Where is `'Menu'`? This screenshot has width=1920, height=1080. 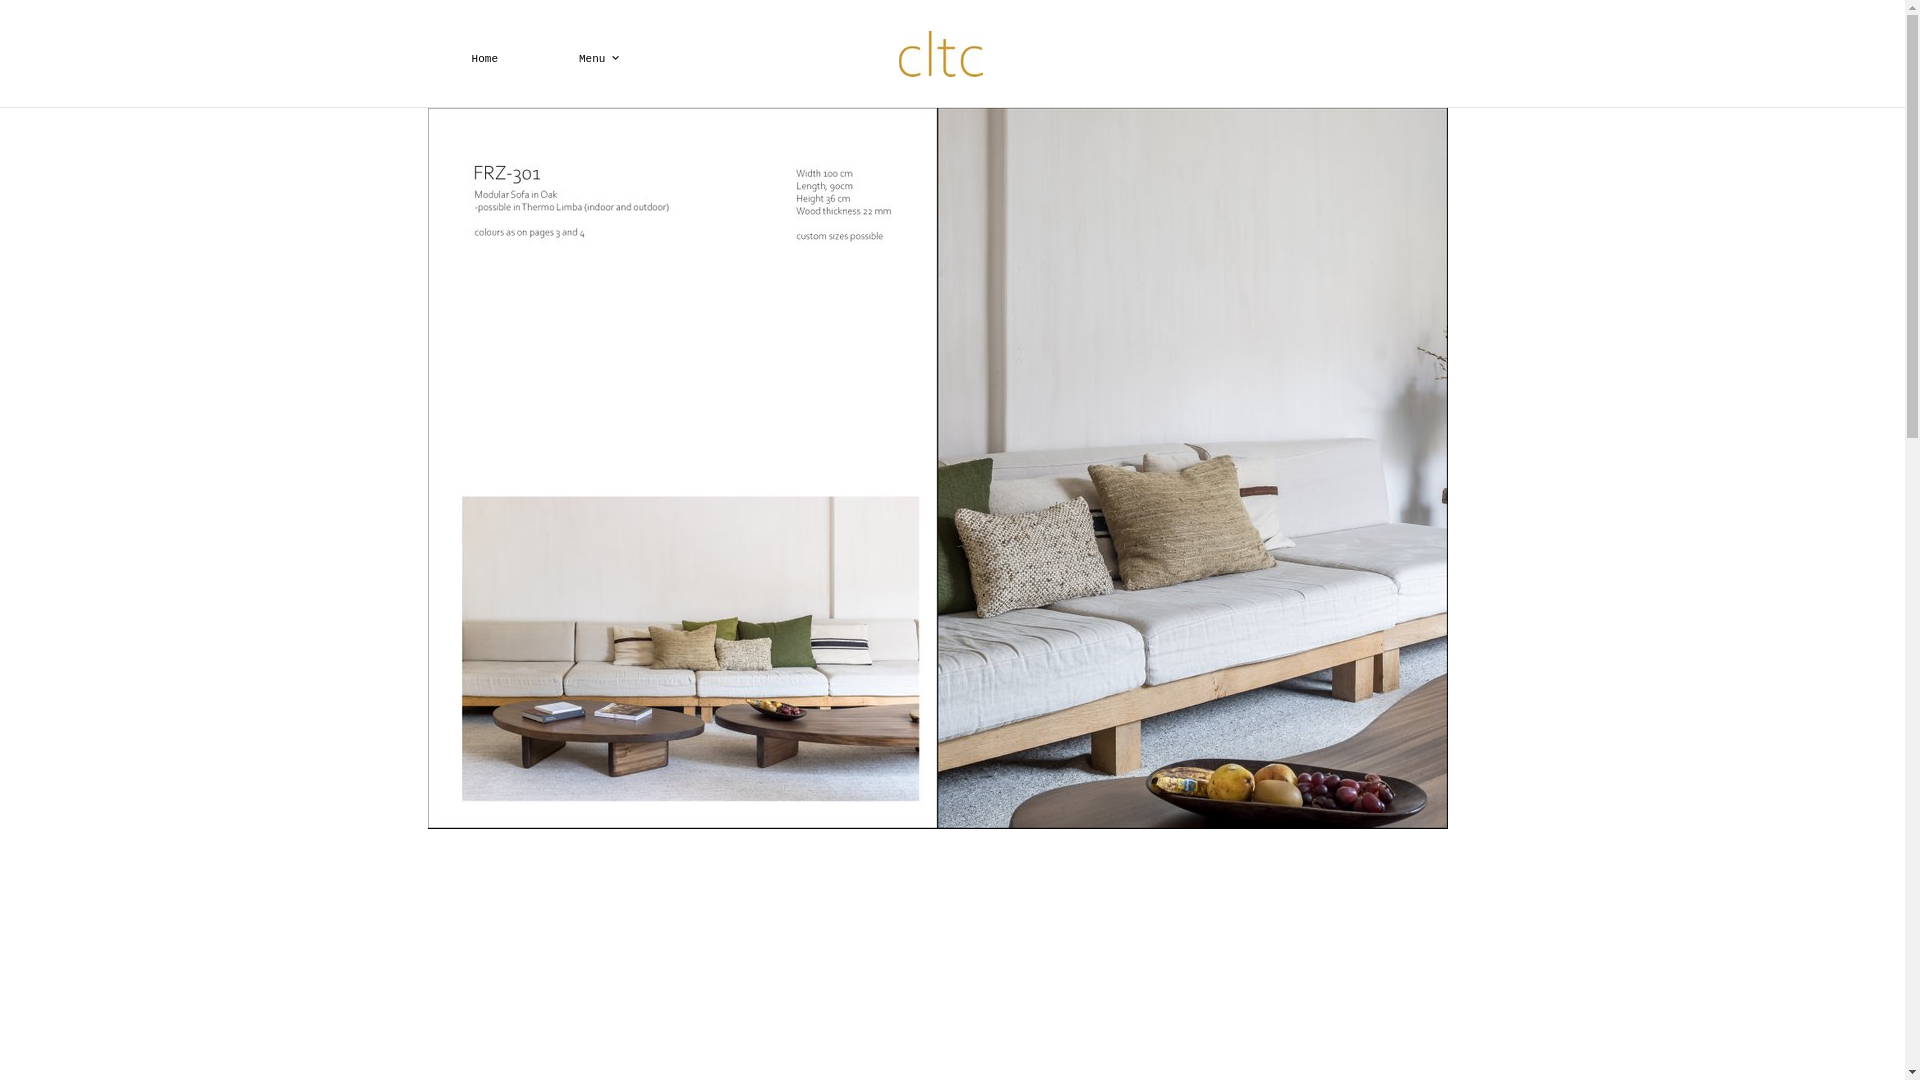 'Menu' is located at coordinates (538, 57).